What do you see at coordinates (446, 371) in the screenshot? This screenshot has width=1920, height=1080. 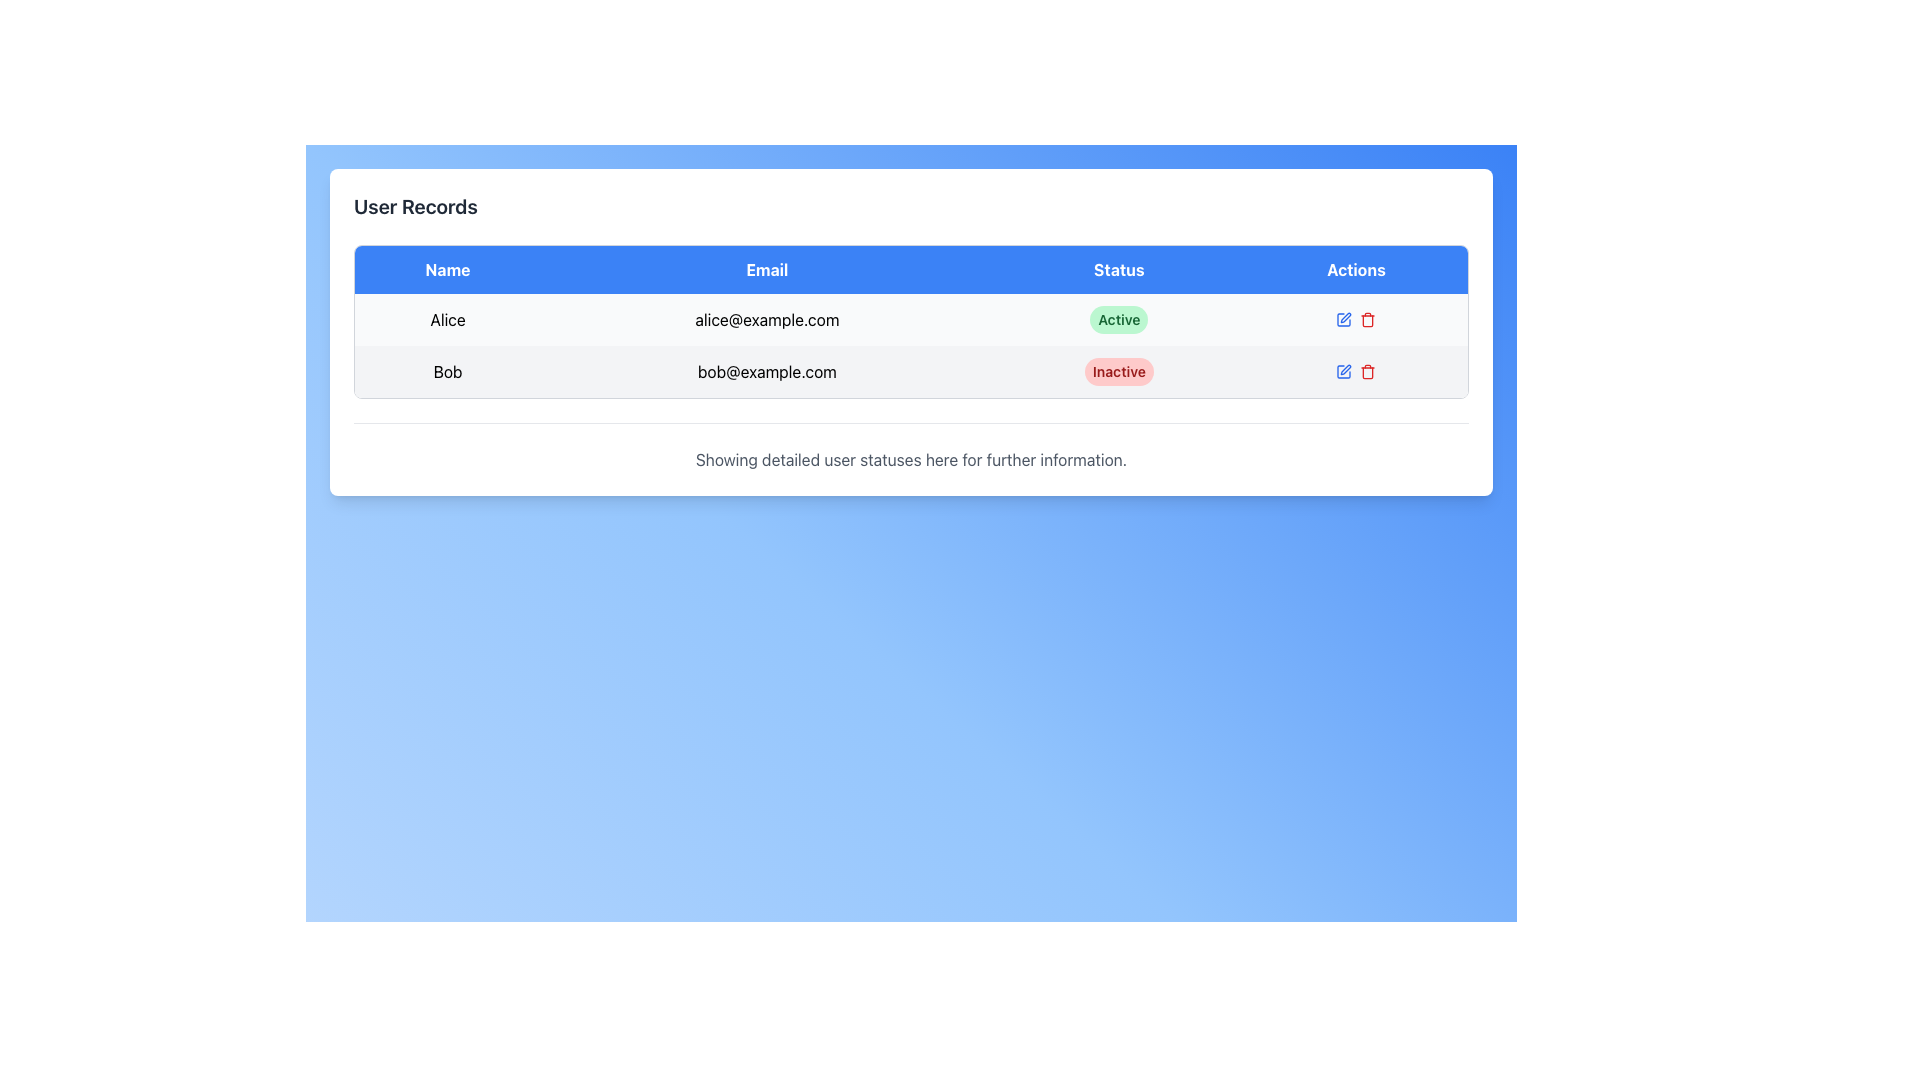 I see `the text label displaying 'Bob' in bold black font located in the first cell of the second row of the user records table` at bounding box center [446, 371].